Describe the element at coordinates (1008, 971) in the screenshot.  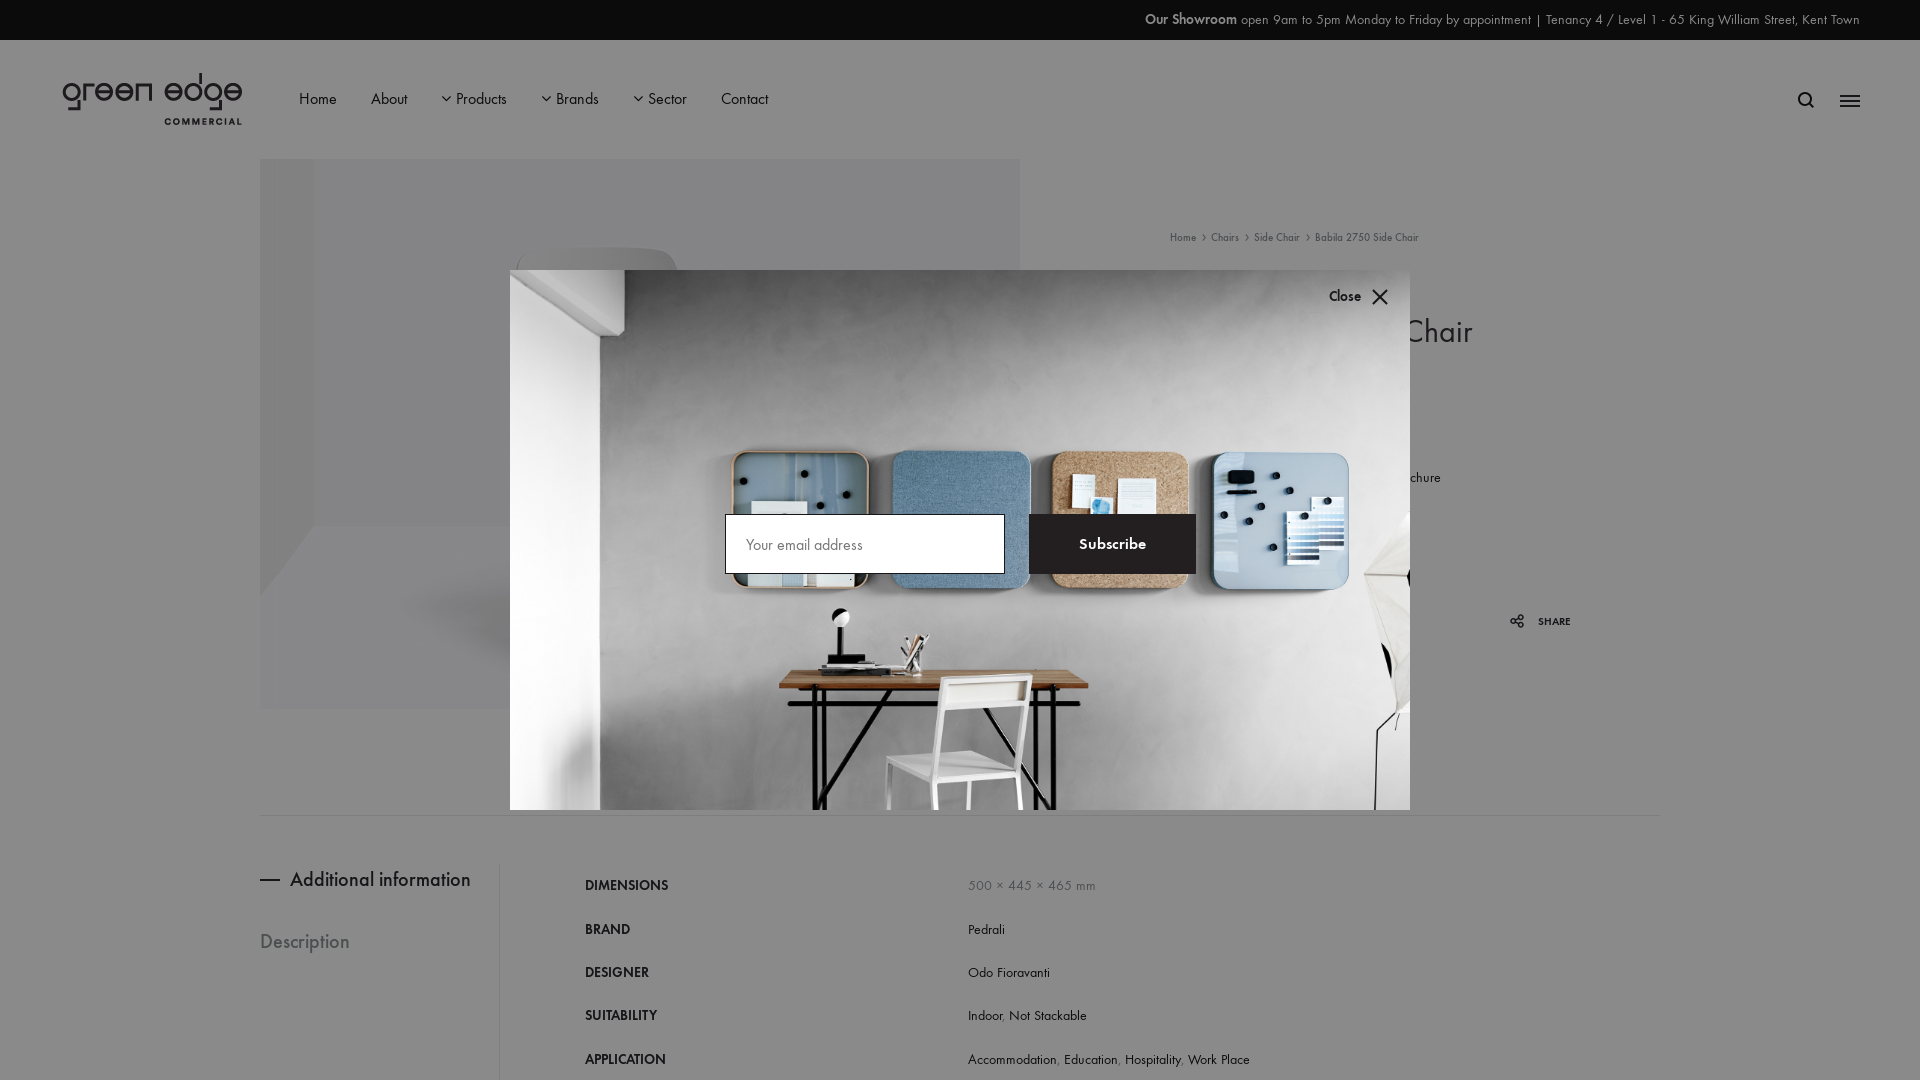
I see `'Odo Fioravanti'` at that location.